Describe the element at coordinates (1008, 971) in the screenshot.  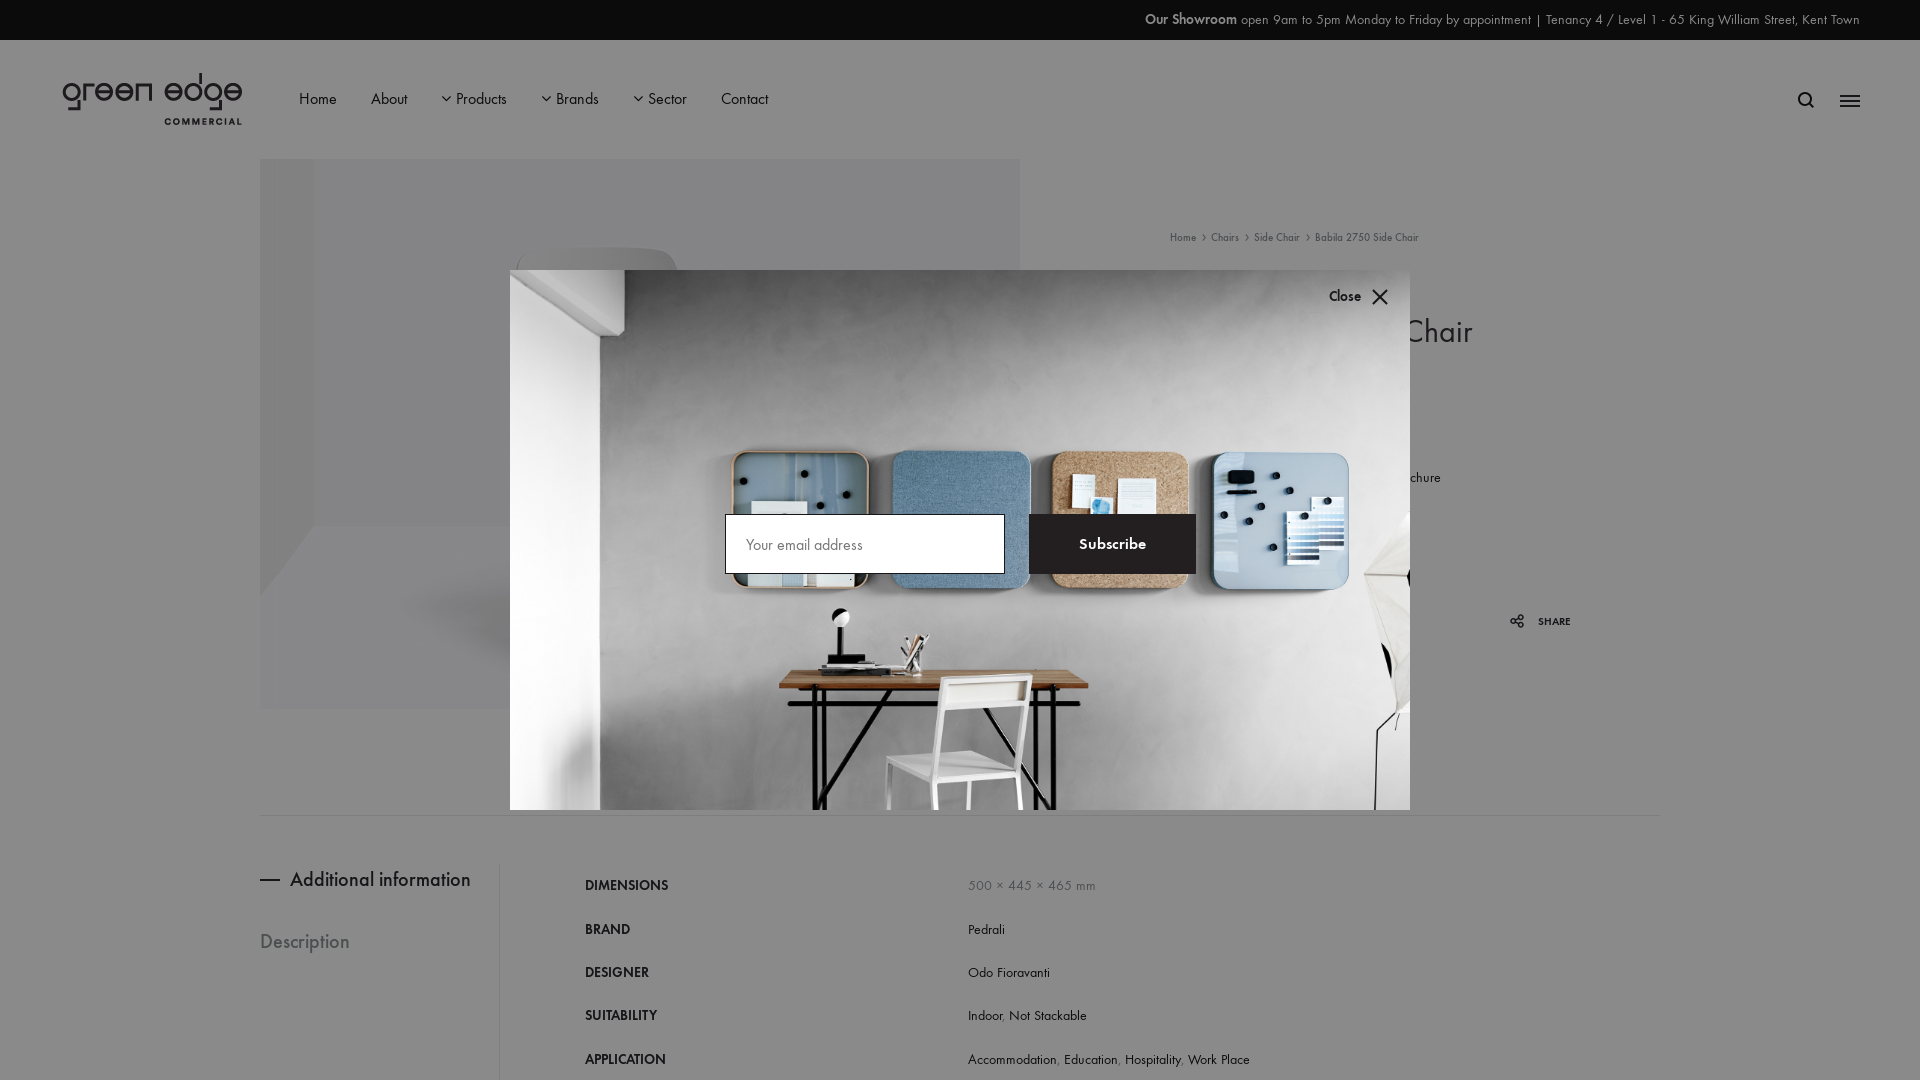
I see `'Odo Fioravanti'` at that location.